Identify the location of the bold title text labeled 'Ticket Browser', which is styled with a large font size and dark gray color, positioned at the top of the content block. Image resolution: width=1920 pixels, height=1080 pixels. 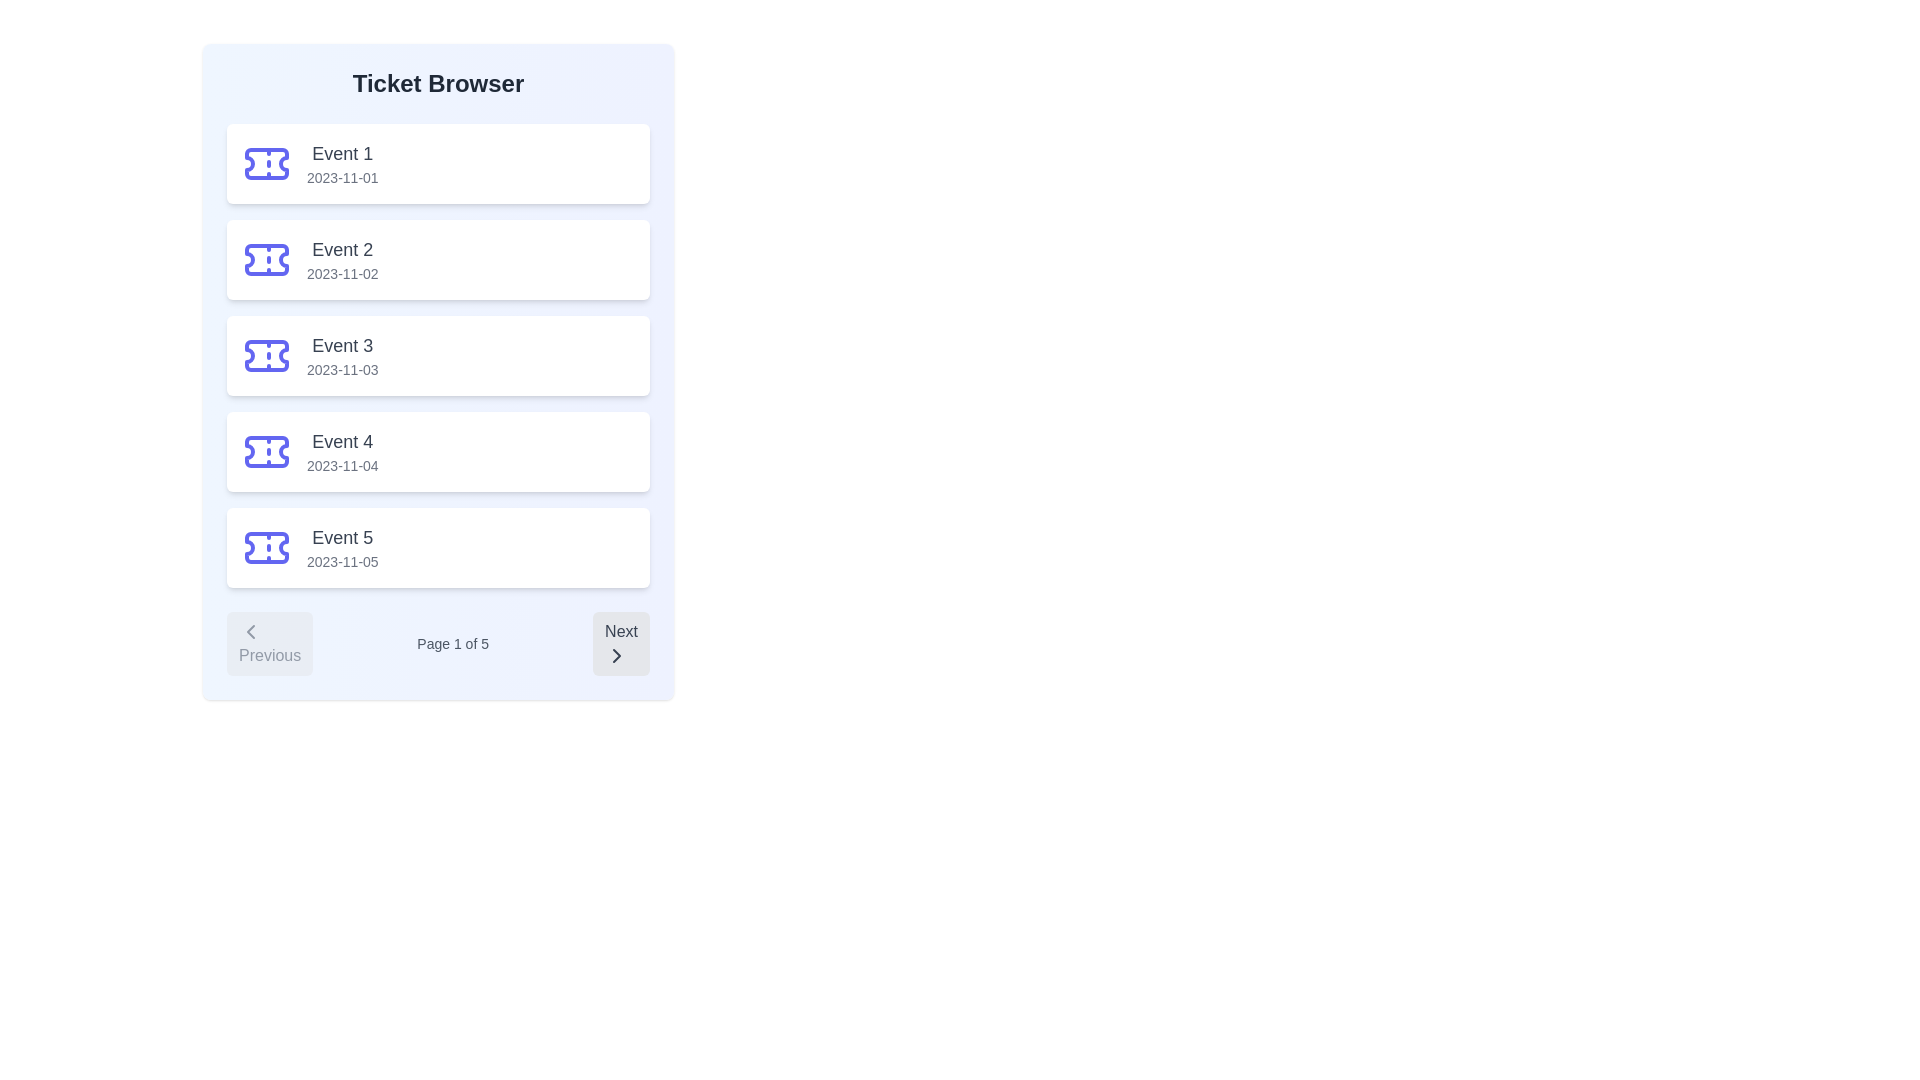
(437, 83).